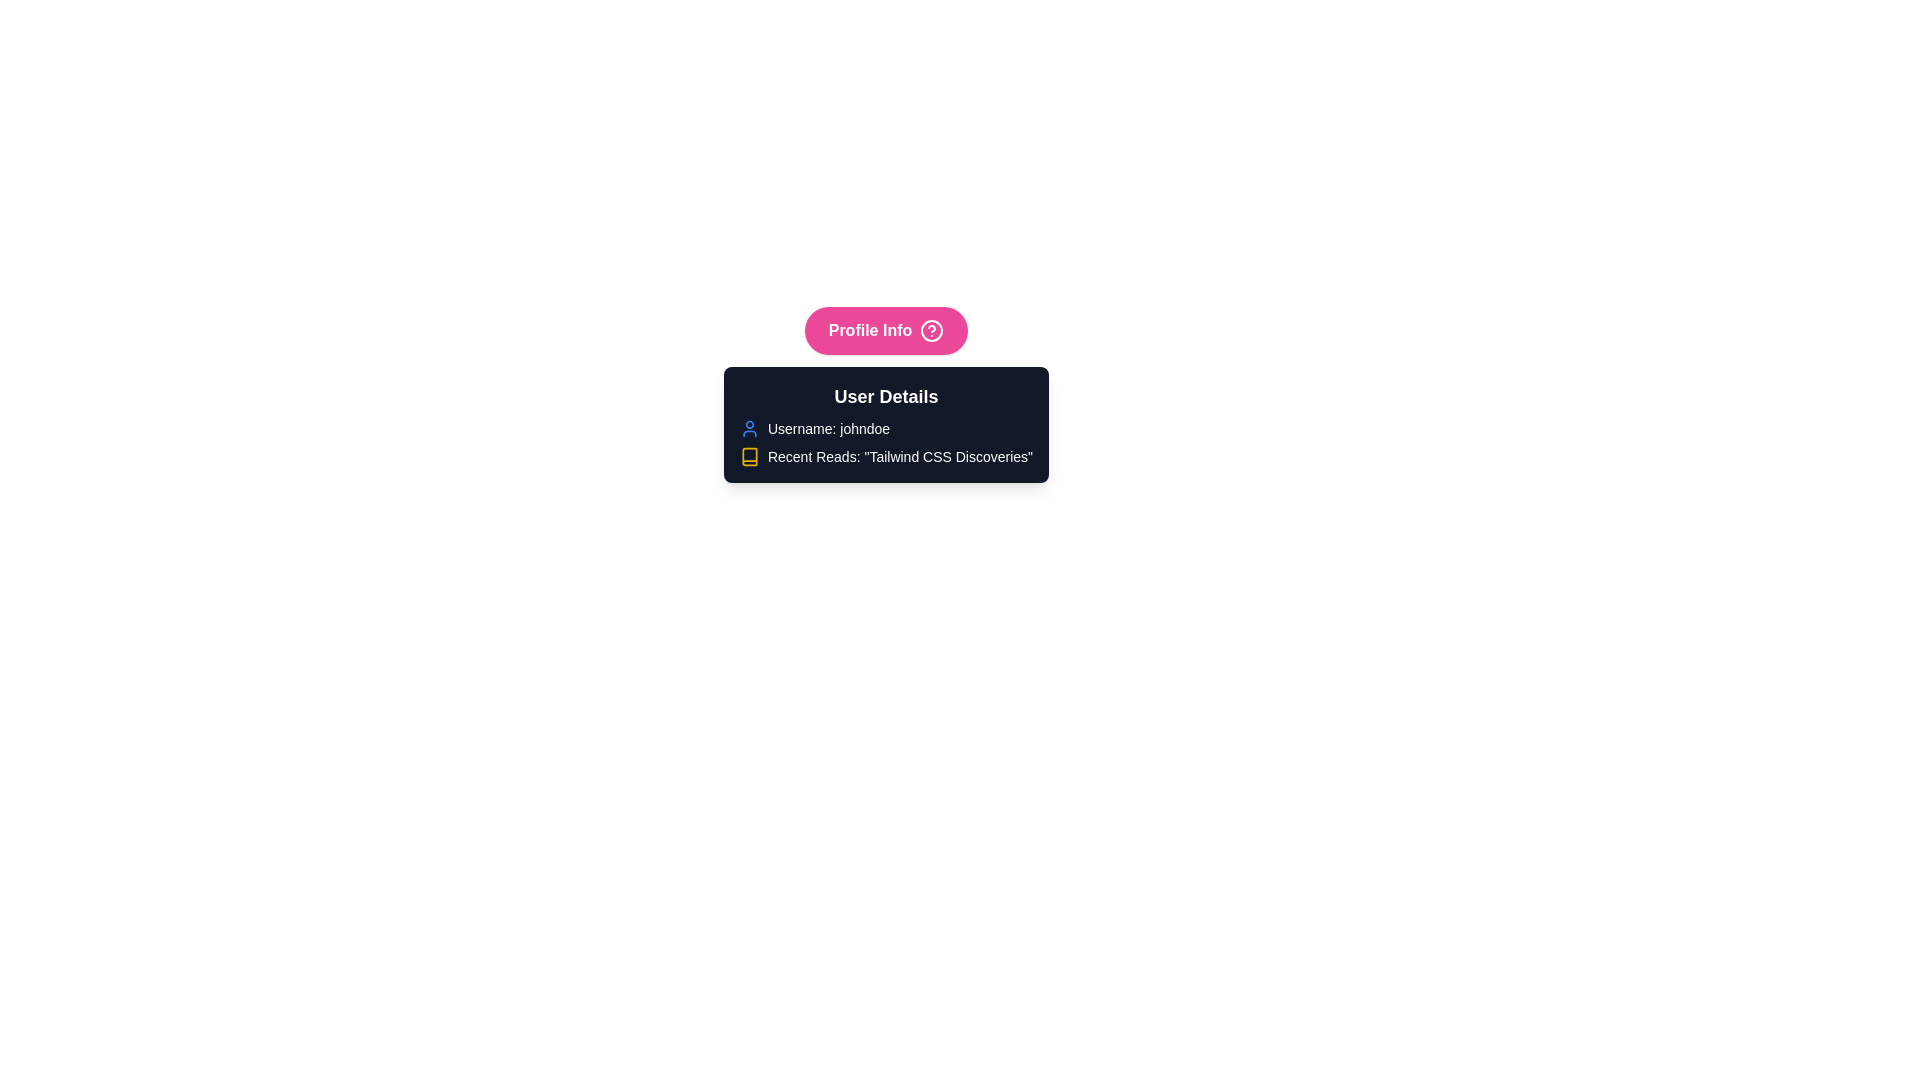  Describe the element at coordinates (748, 456) in the screenshot. I see `the open book icon styled with text-yellow-500, located to the left of the 'Recent Reads: "Tailwind CSS Discoveries"' label` at that location.